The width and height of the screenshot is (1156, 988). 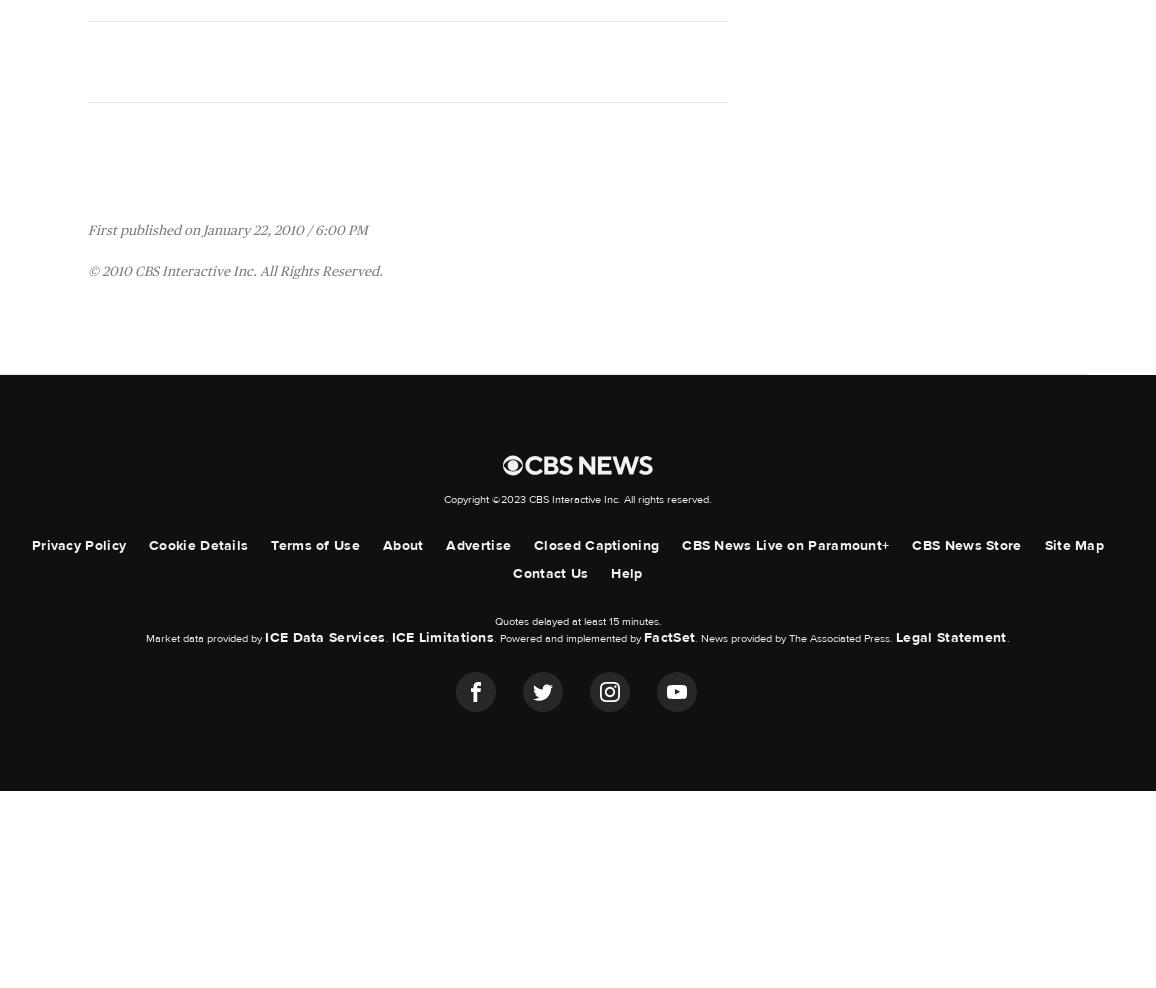 I want to click on 'Terms of Use', so click(x=314, y=544).